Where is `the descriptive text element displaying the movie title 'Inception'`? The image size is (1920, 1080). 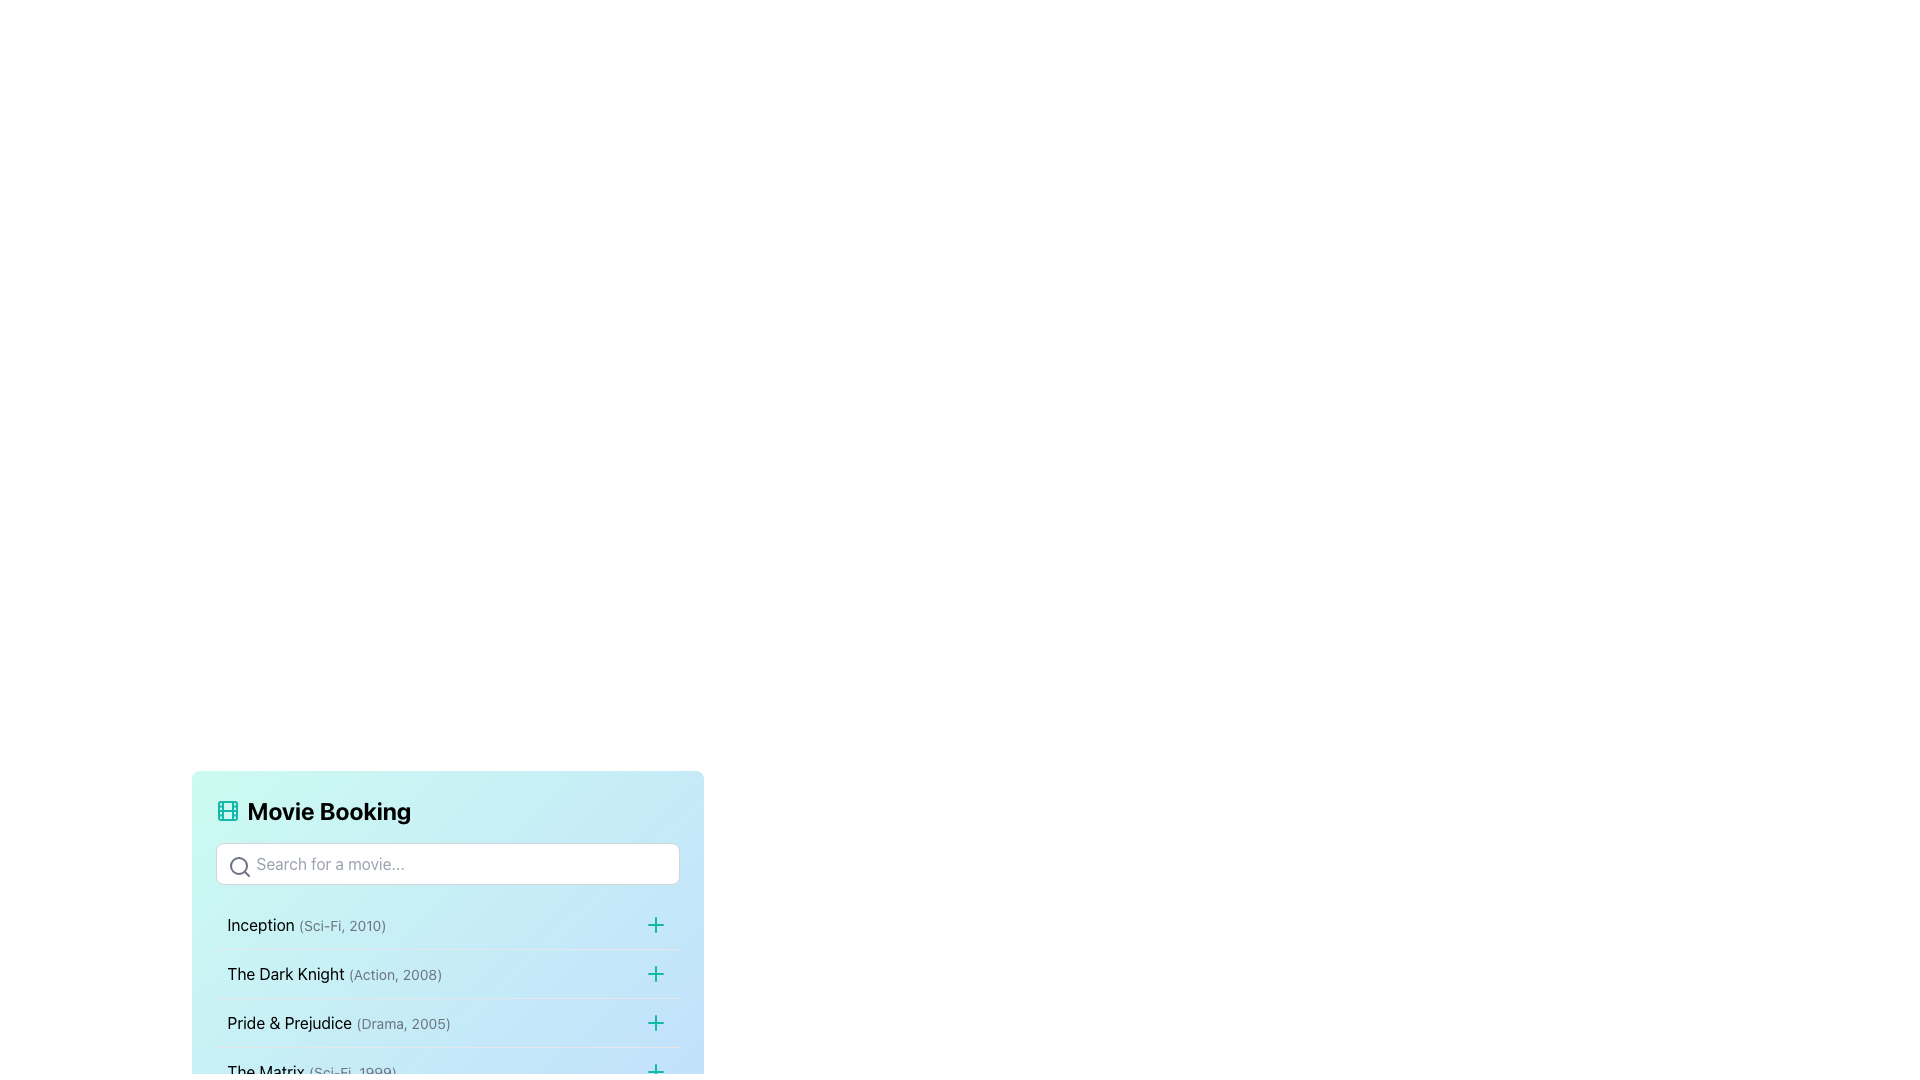
the descriptive text element displaying the movie title 'Inception' is located at coordinates (306, 925).